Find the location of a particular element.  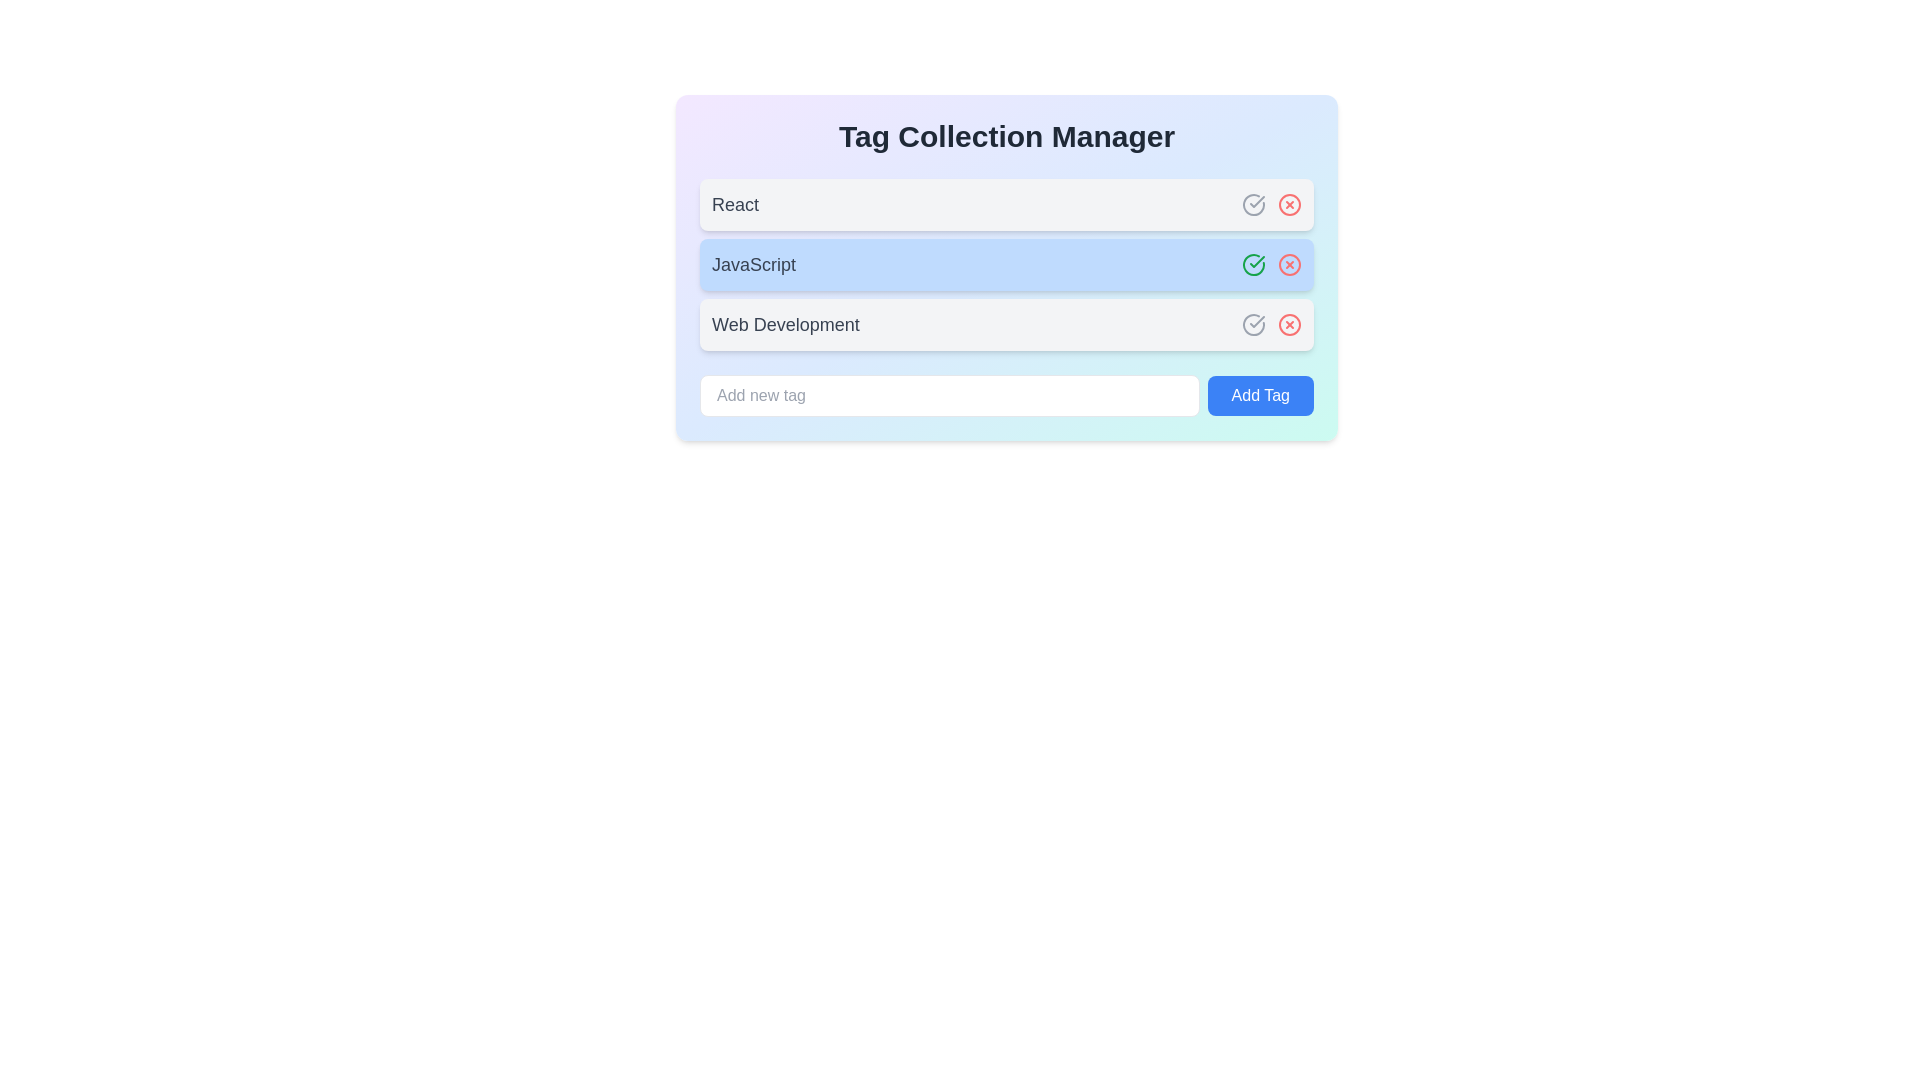

the selectable tag labeled 'Web Development' is located at coordinates (1007, 323).